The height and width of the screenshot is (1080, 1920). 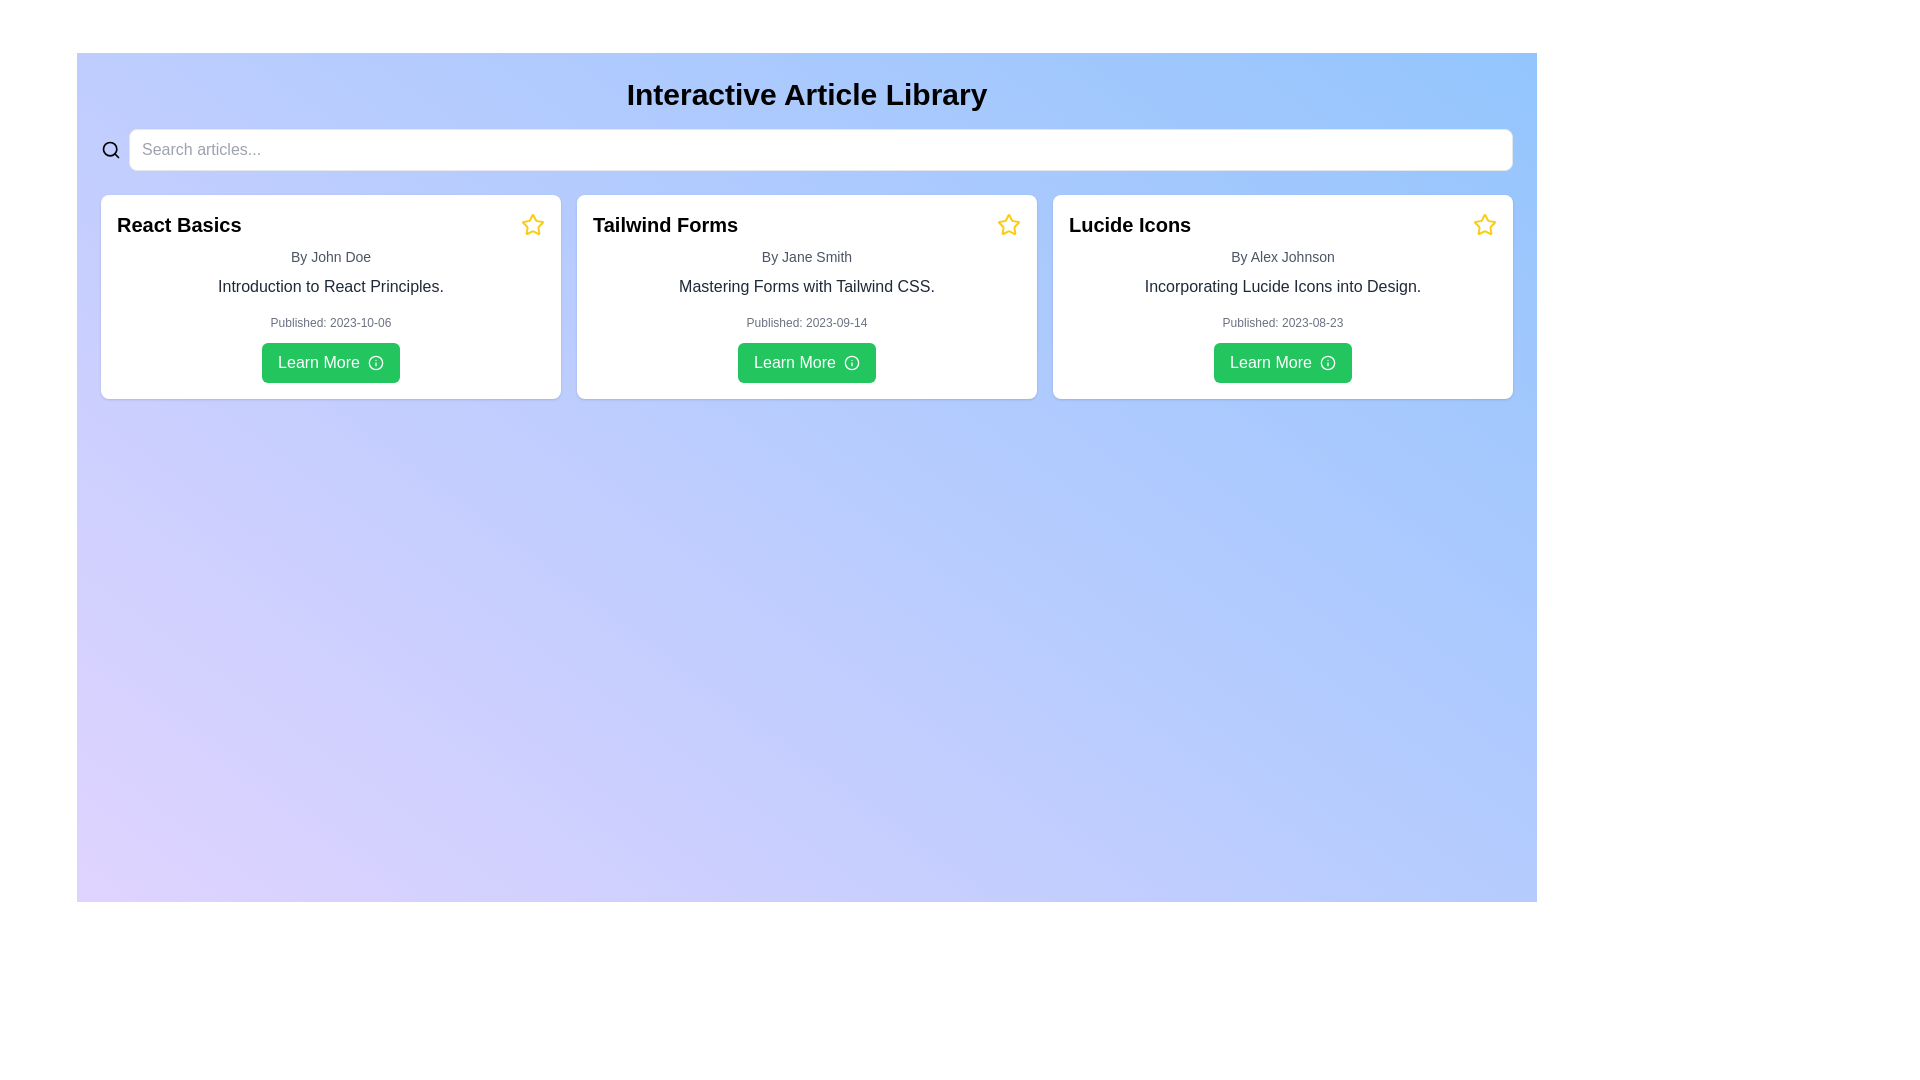 What do you see at coordinates (375, 362) in the screenshot?
I see `the circular informational icon with a lowercase 'i' inside it, located on the right side of the 'Learn More' button in the React Basics card` at bounding box center [375, 362].